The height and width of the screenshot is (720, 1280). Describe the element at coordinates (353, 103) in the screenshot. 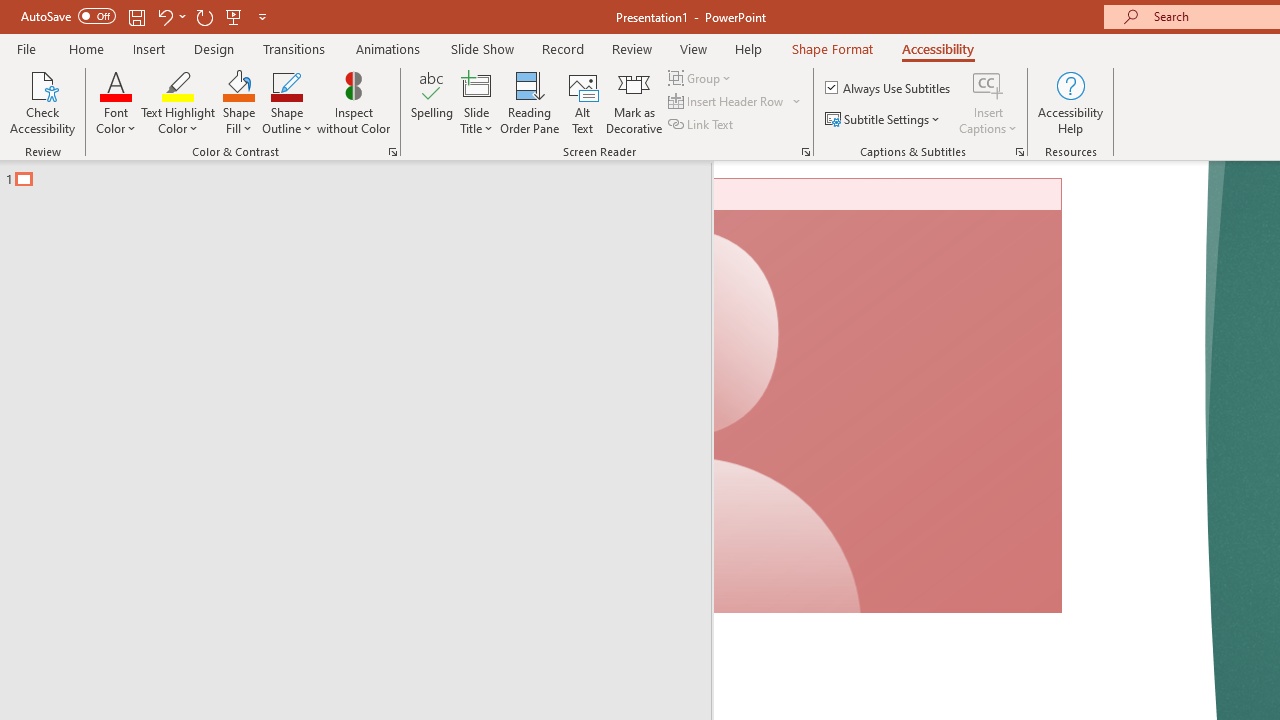

I see `'Inspect without Color'` at that location.